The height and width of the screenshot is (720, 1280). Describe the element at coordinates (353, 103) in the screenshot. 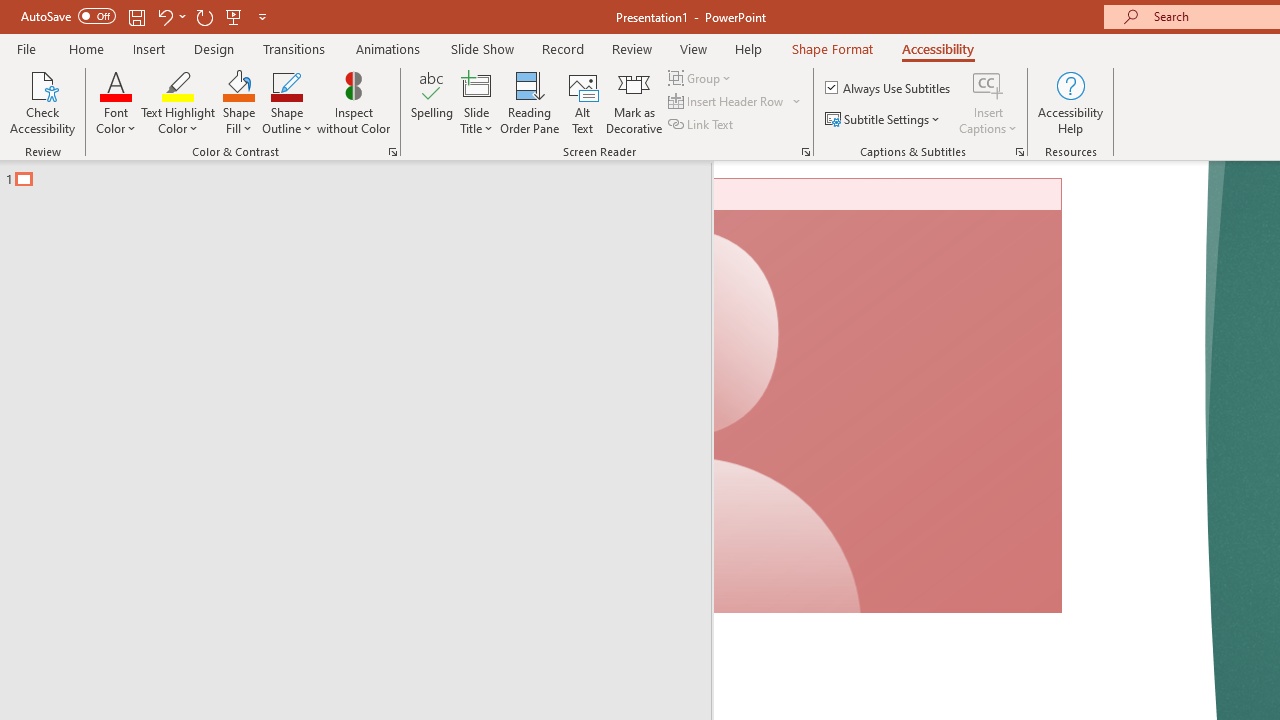

I see `'Inspect without Color'` at that location.